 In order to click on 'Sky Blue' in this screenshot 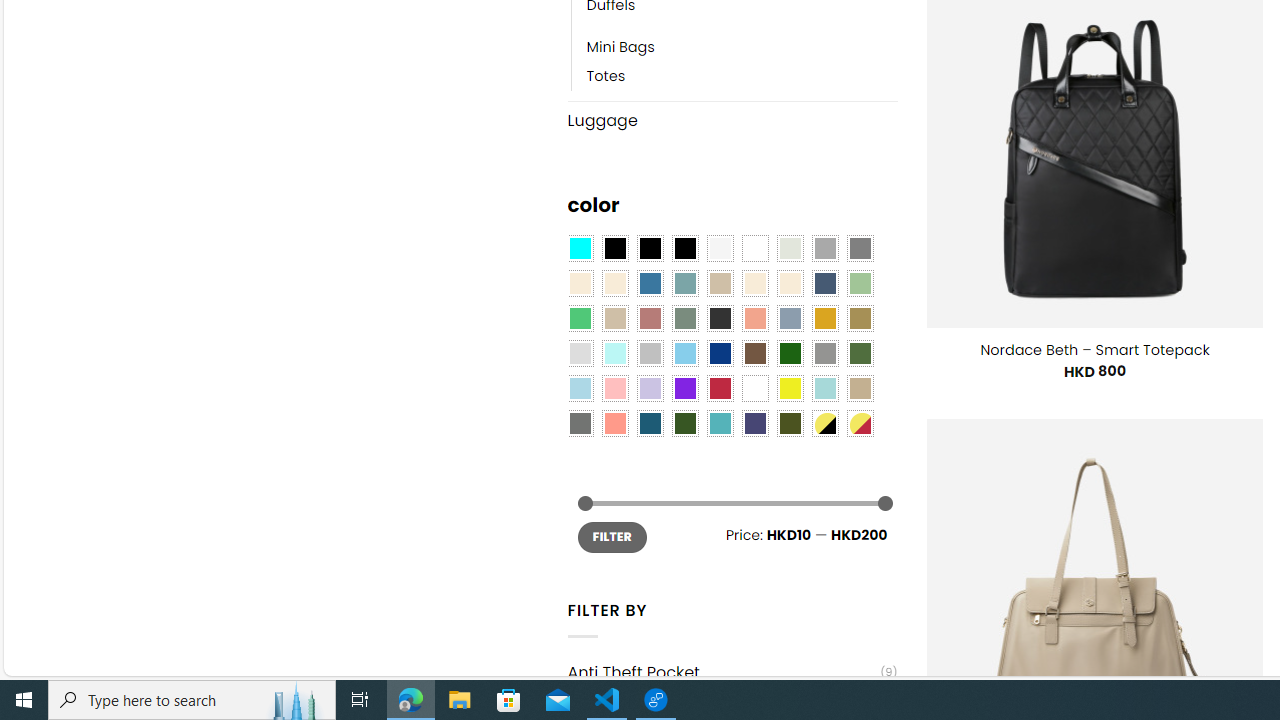, I will do `click(684, 353)`.